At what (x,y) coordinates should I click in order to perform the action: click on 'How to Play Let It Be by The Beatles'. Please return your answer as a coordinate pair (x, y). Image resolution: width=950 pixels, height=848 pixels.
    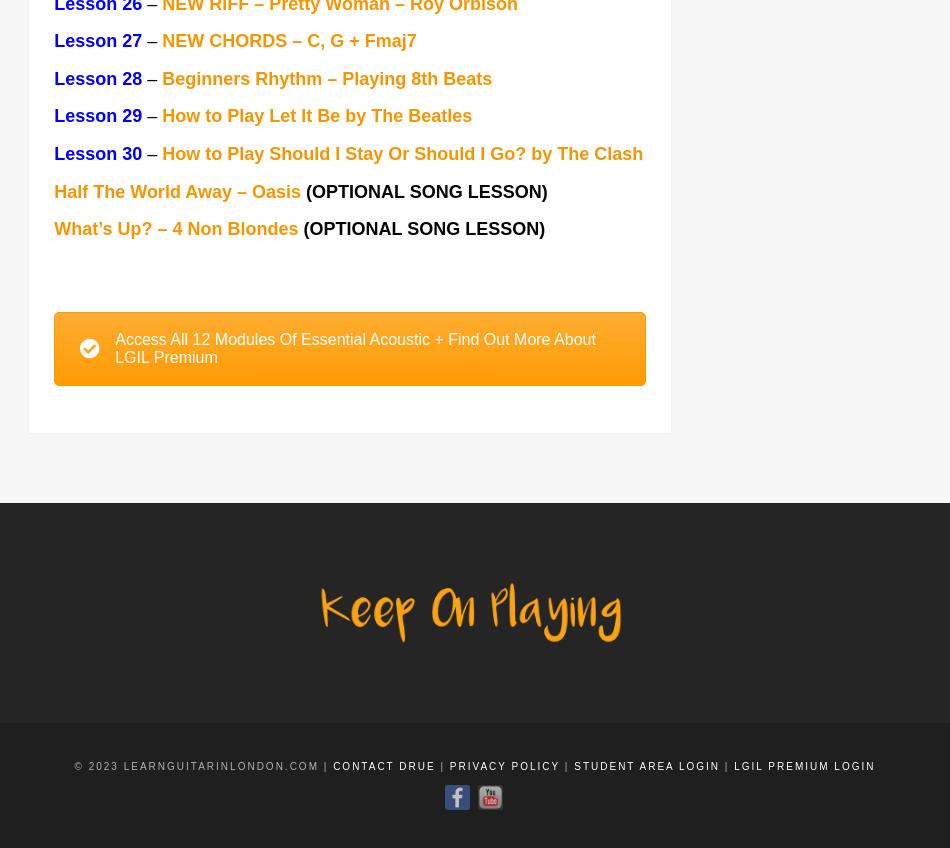
    Looking at the image, I should click on (161, 117).